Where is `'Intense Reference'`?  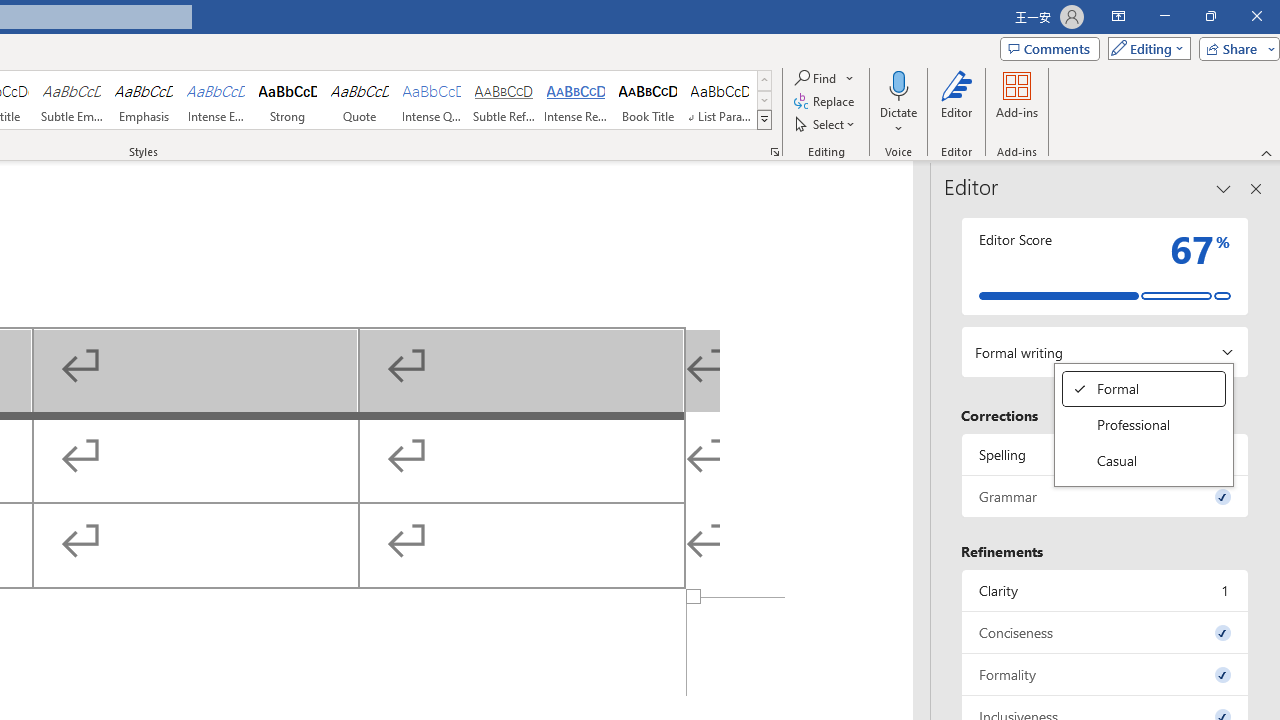 'Intense Reference' is located at coordinates (575, 100).